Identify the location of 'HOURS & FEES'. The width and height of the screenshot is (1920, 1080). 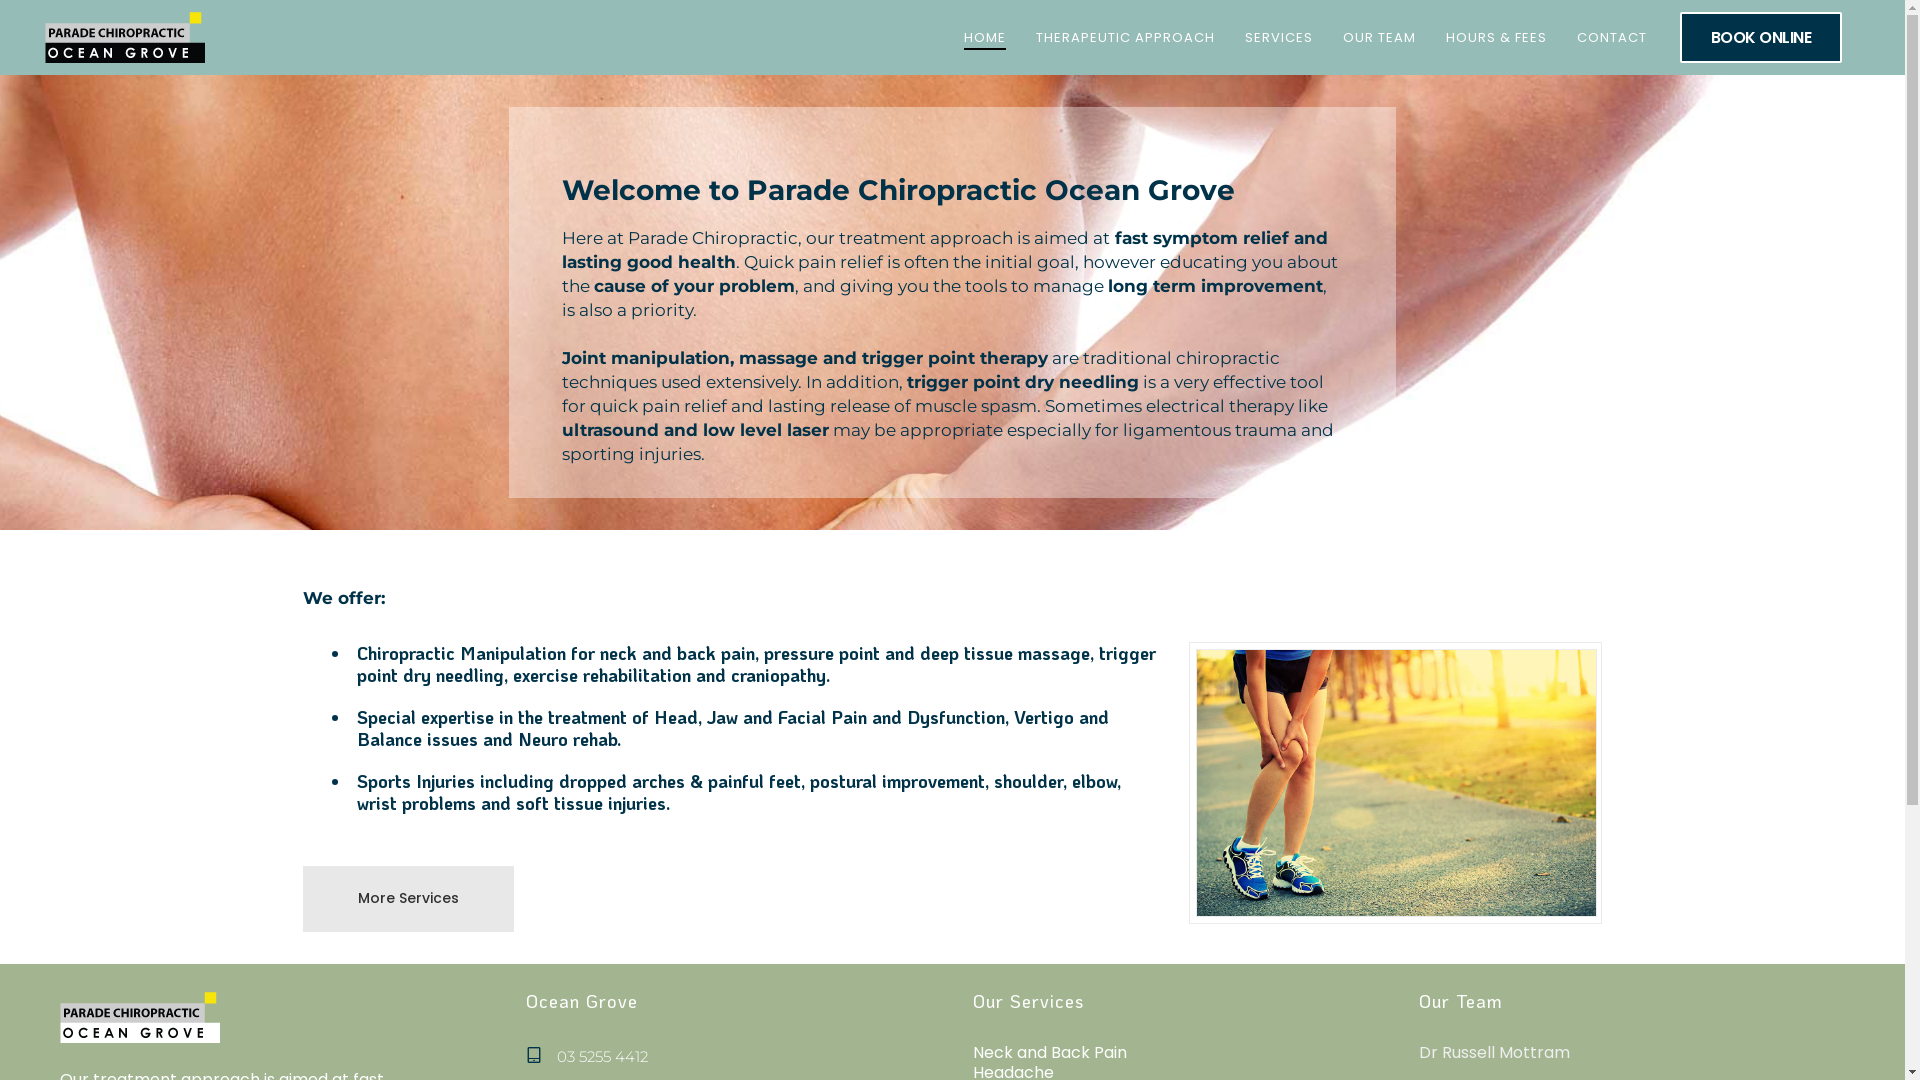
(1495, 37).